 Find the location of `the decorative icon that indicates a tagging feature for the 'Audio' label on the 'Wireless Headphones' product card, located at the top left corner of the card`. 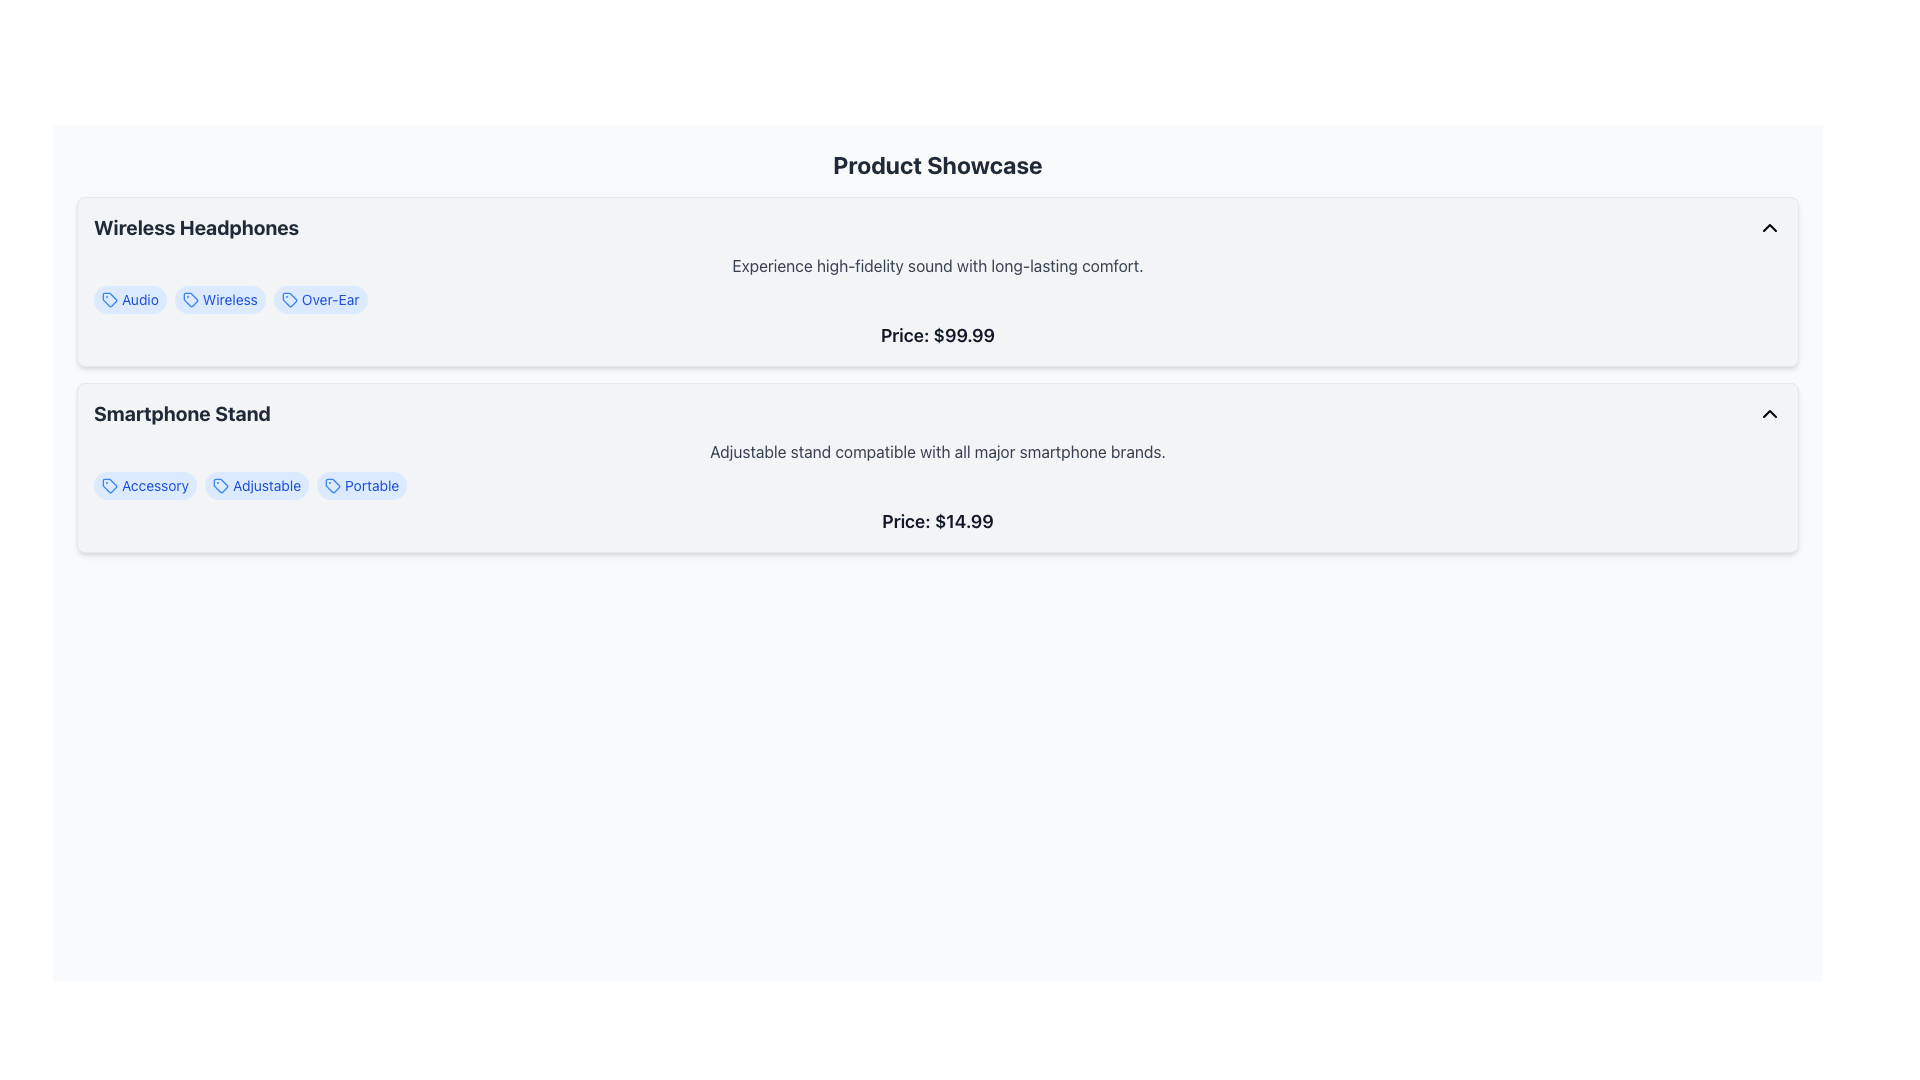

the decorative icon that indicates a tagging feature for the 'Audio' label on the 'Wireless Headphones' product card, located at the top left corner of the card is located at coordinates (109, 300).